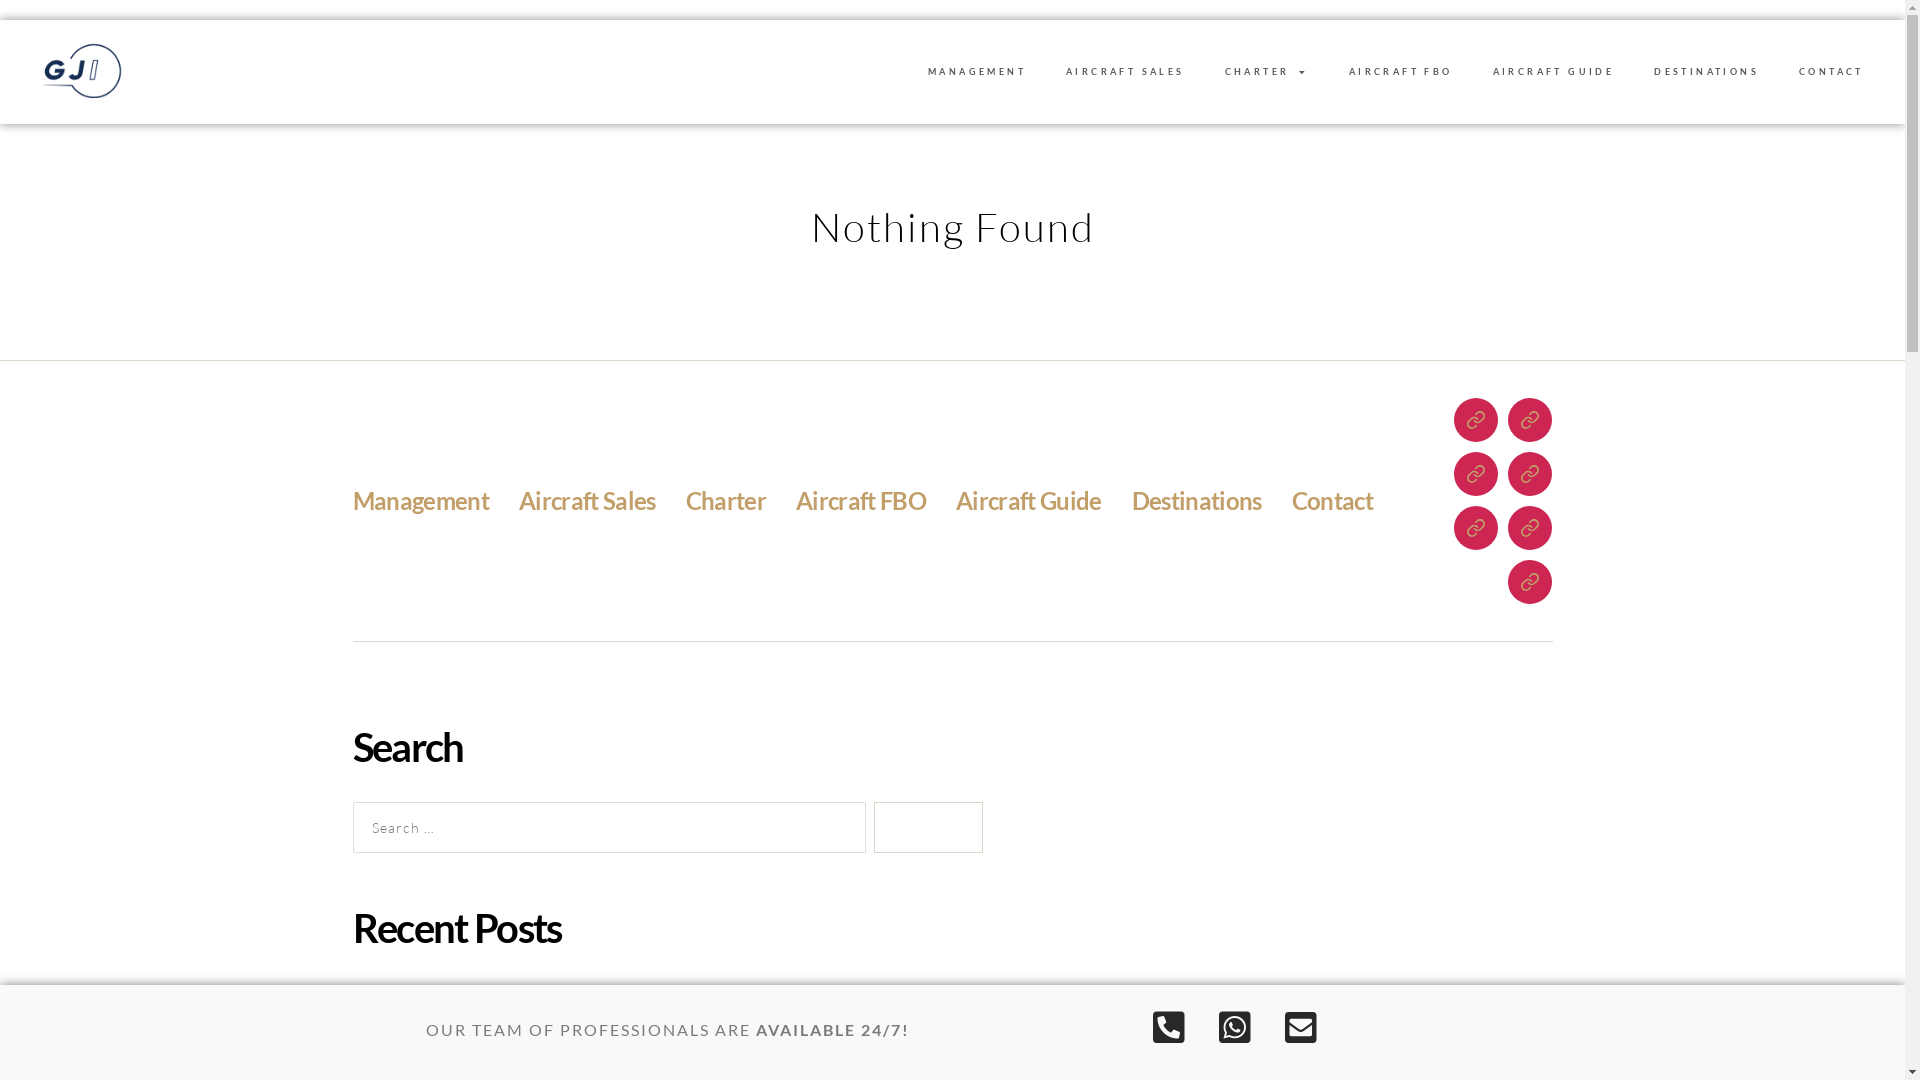 The image size is (1920, 1080). What do you see at coordinates (518, 499) in the screenshot?
I see `'Aircraft Sales'` at bounding box center [518, 499].